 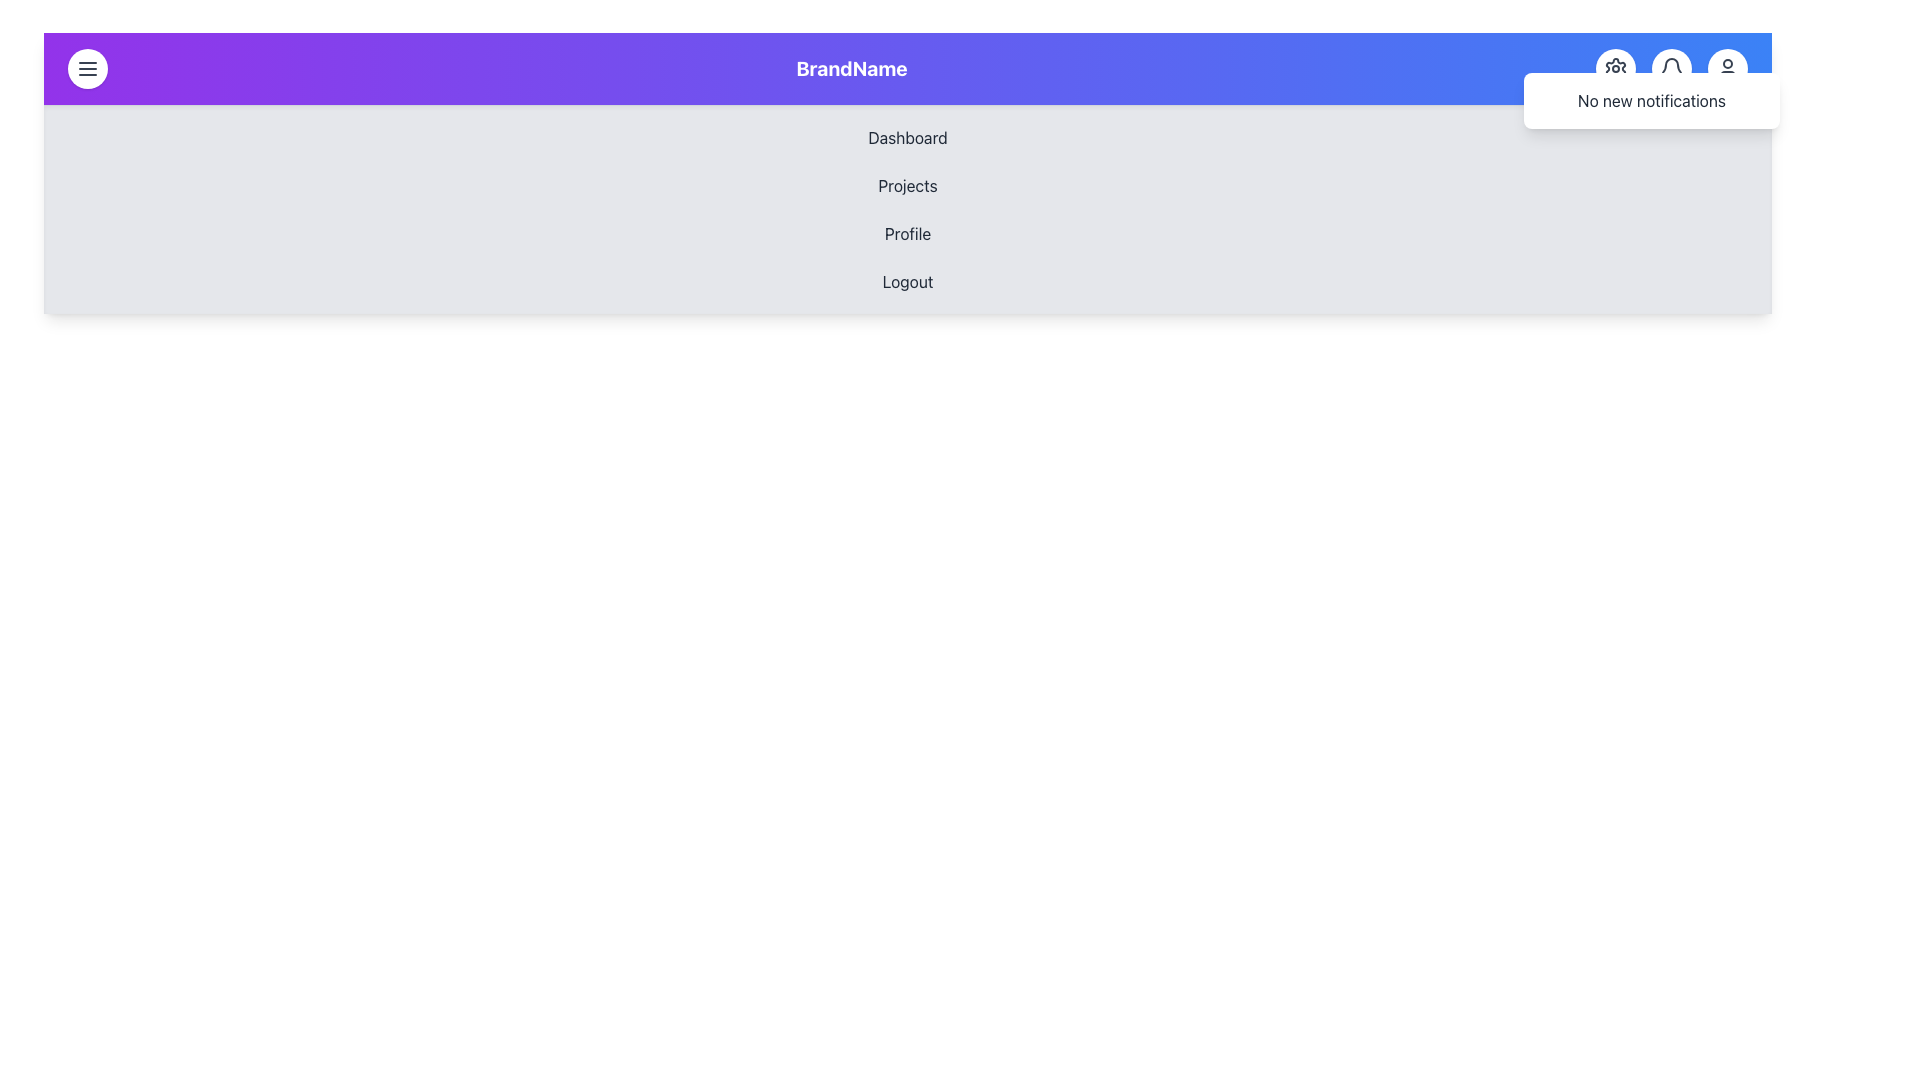 What do you see at coordinates (1671, 68) in the screenshot?
I see `the small circular button with a bell-shaped icon located in the top navigation bar` at bounding box center [1671, 68].